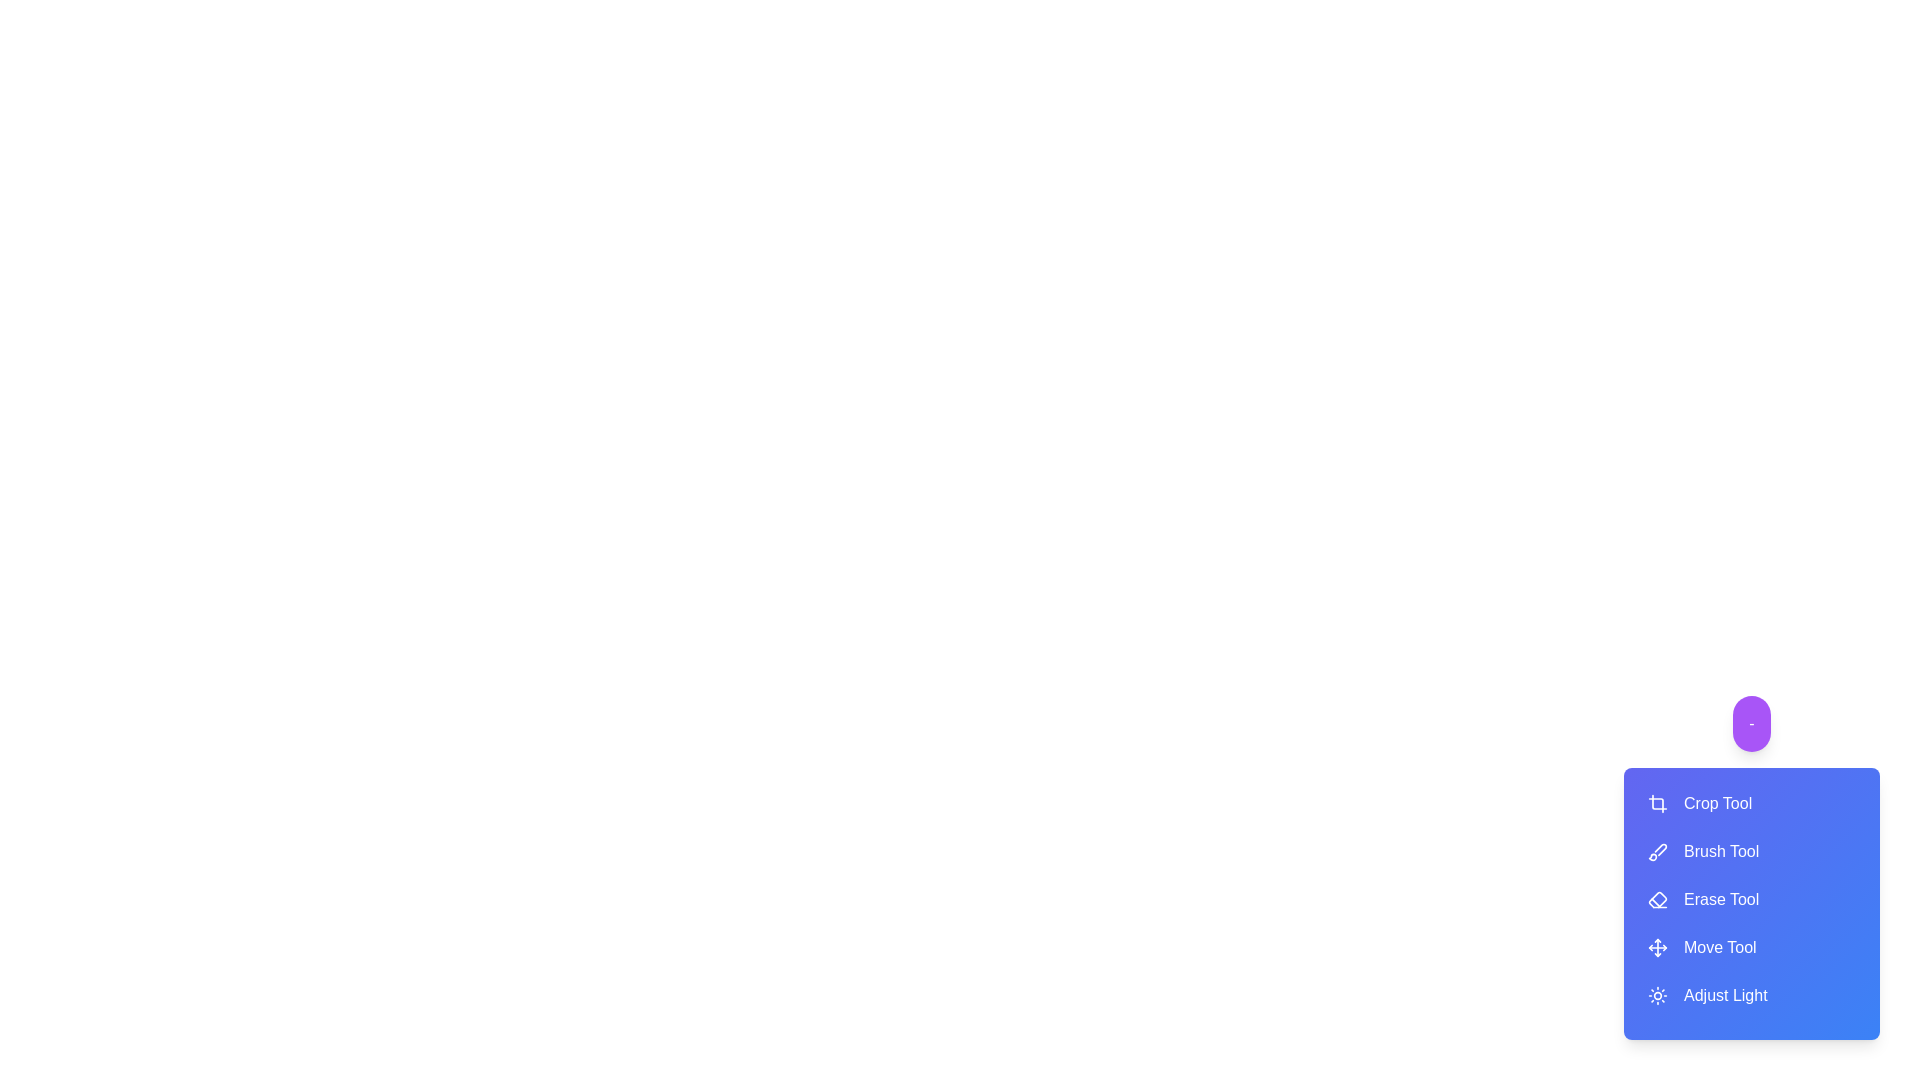 The width and height of the screenshot is (1920, 1080). What do you see at coordinates (1657, 897) in the screenshot?
I see `the eraser tool icon in the blue sidebar interface` at bounding box center [1657, 897].